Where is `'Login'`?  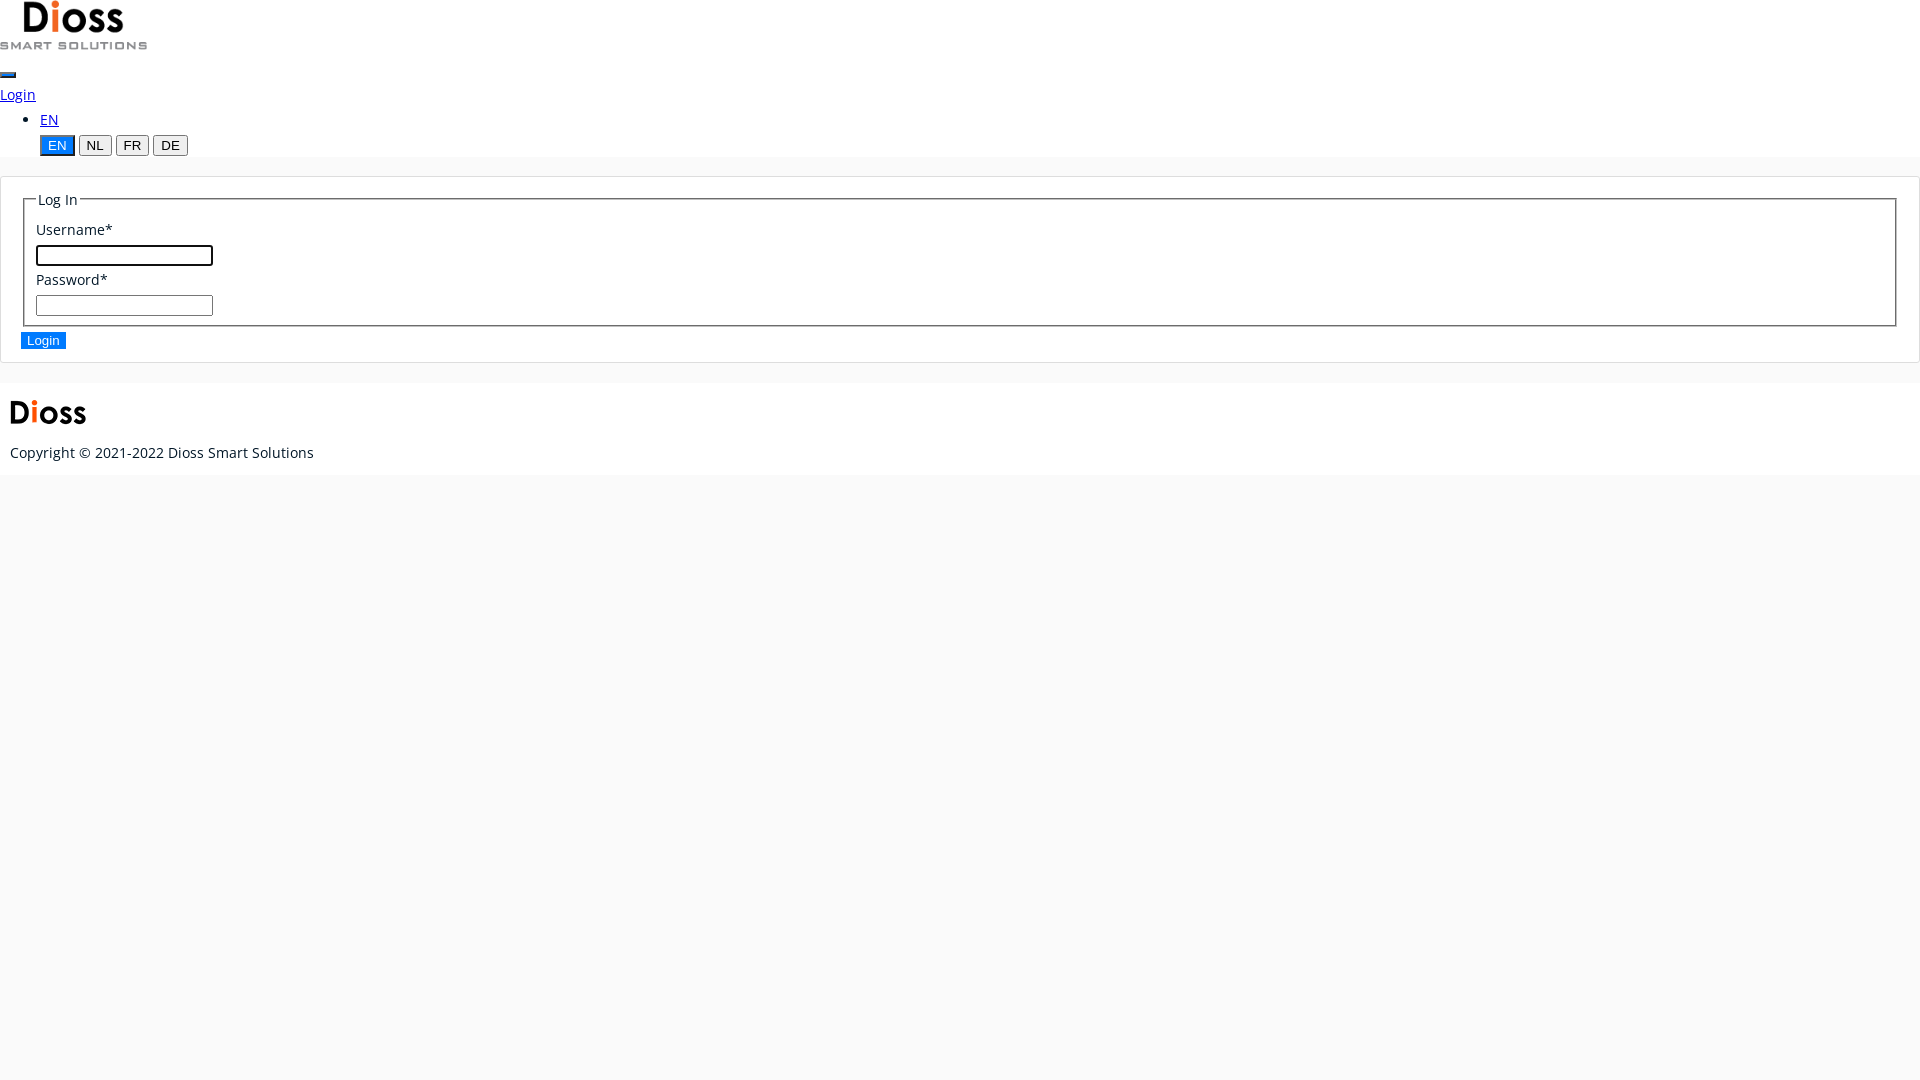 'Login' is located at coordinates (43, 339).